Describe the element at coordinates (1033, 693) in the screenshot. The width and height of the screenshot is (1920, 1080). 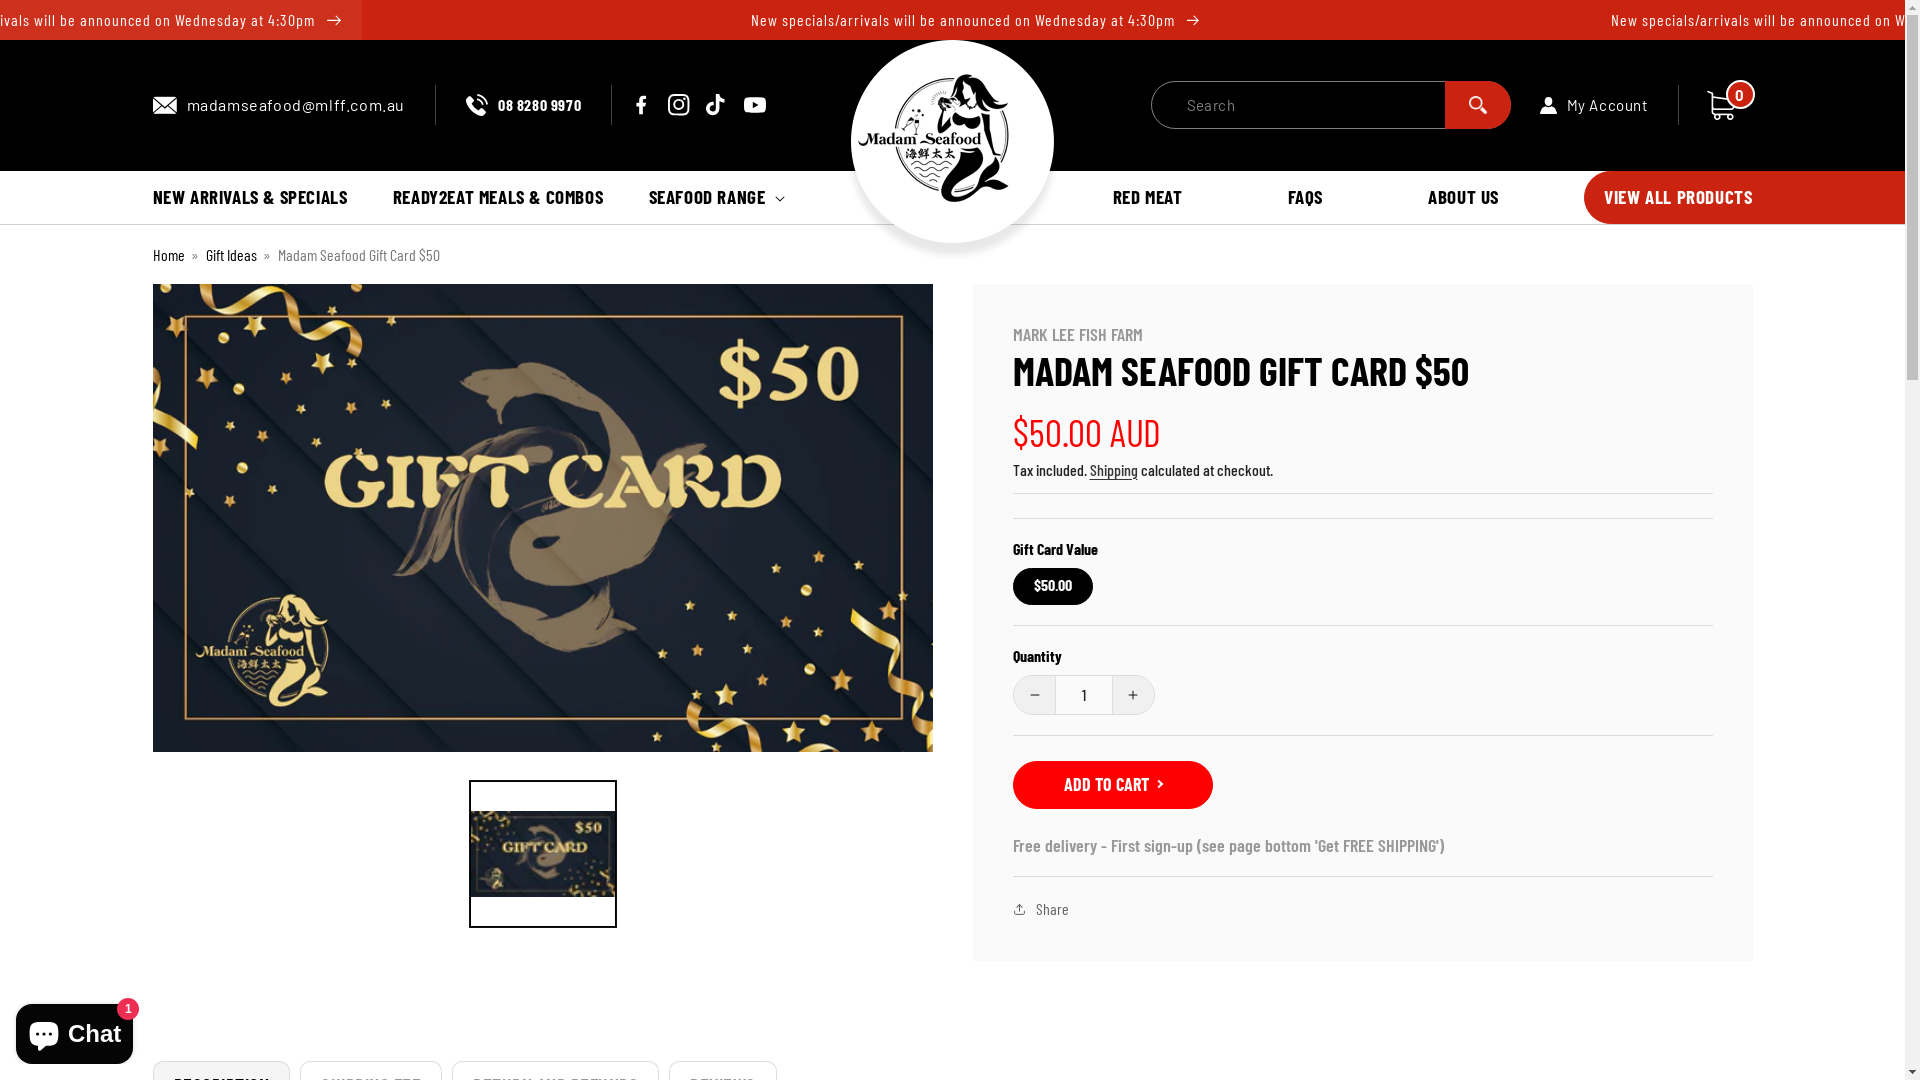
I see `'Decrease quantity for Madam Seafood Gift Card $50'` at that location.